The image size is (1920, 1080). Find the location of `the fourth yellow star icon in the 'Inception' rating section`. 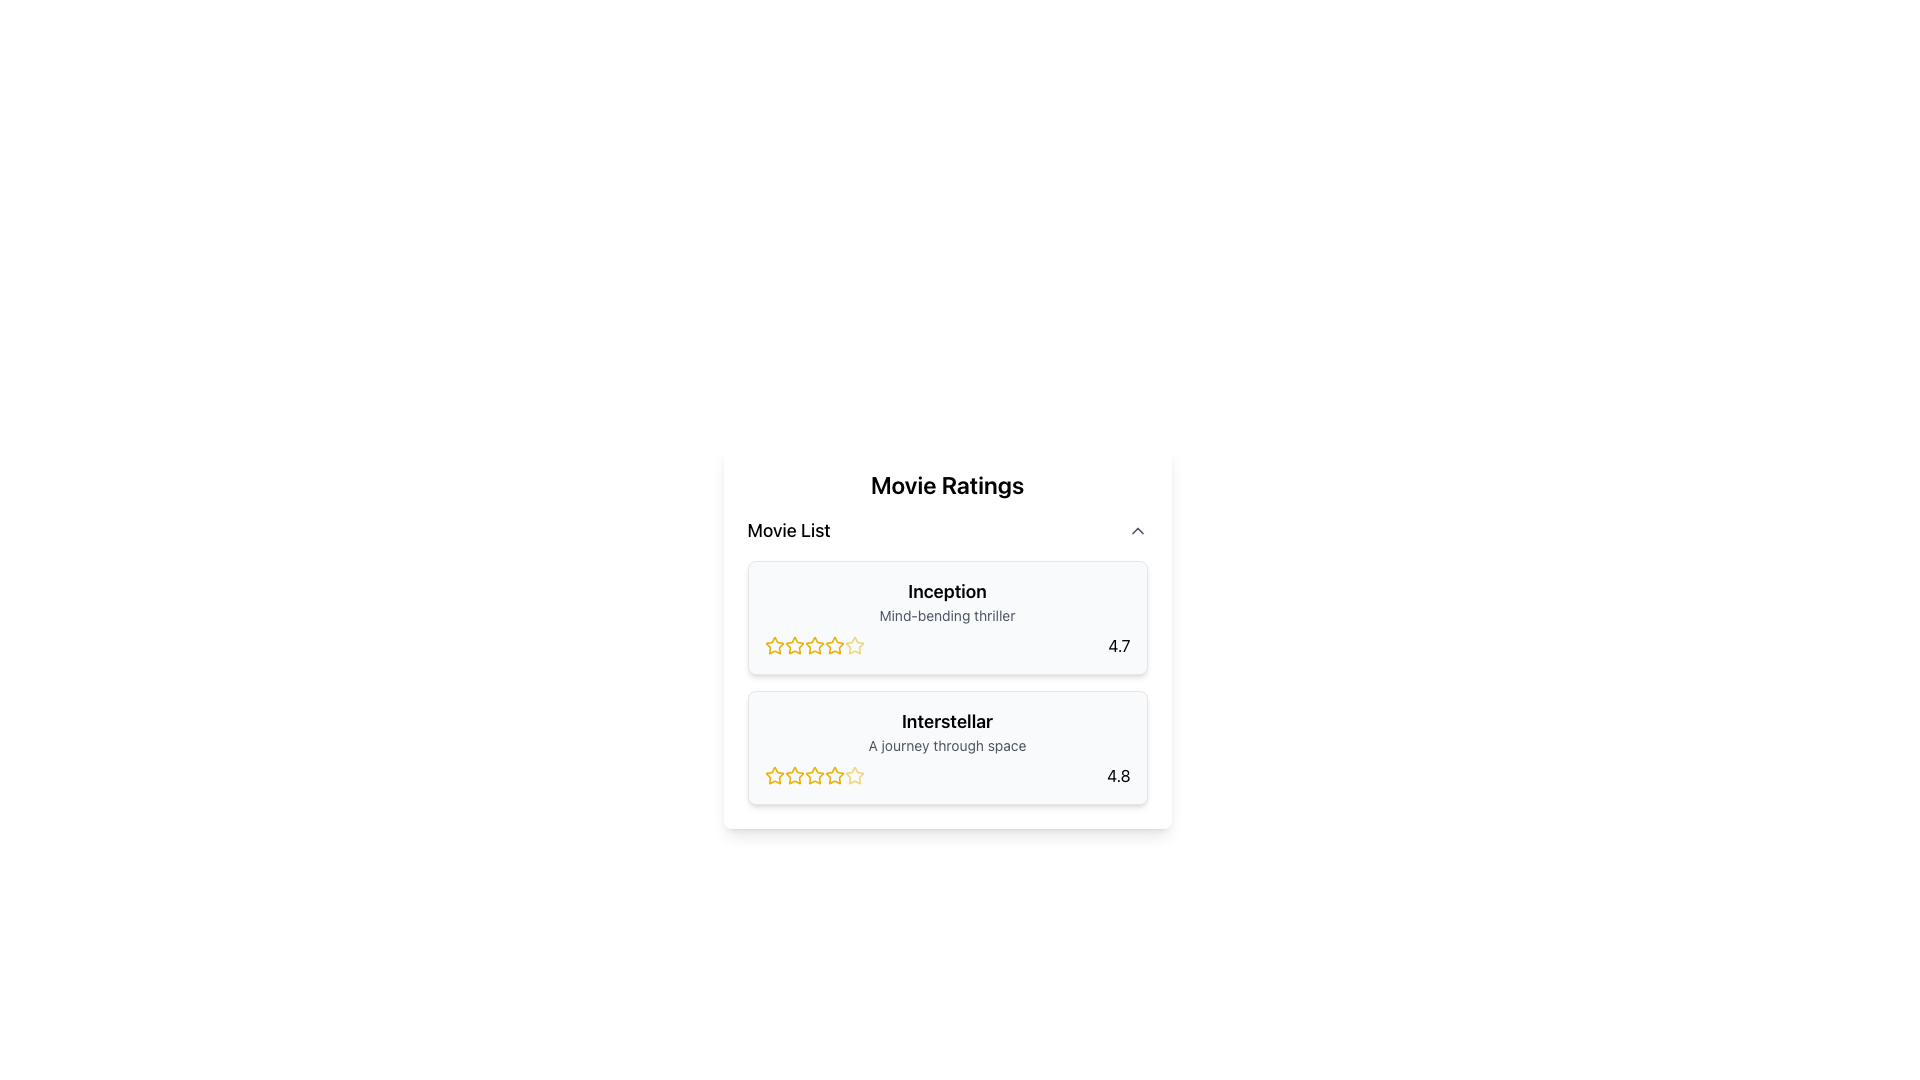

the fourth yellow star icon in the 'Inception' rating section is located at coordinates (854, 645).